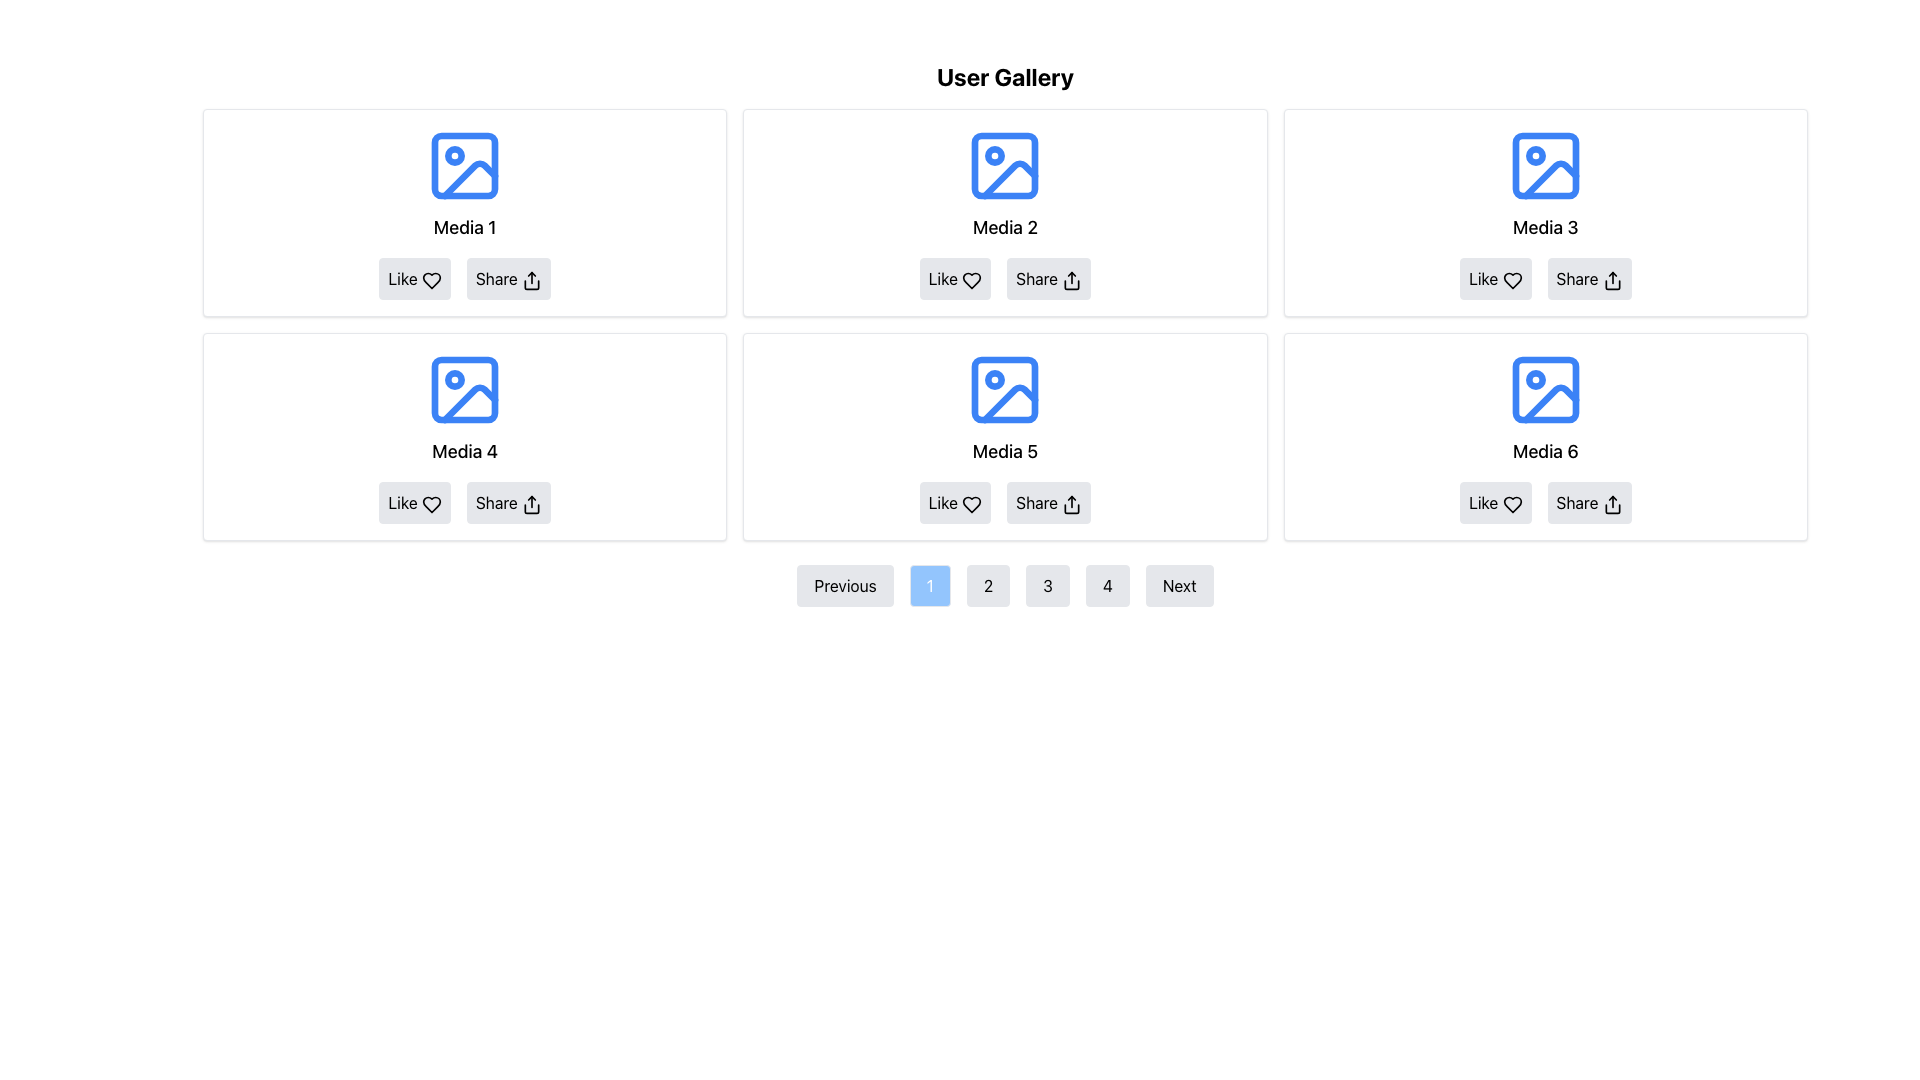 The image size is (1920, 1080). Describe the element at coordinates (1544, 389) in the screenshot. I see `the icon element styled as an outlined image with a mountain and sun, located in the bottom-right cell of the media items grid` at that location.